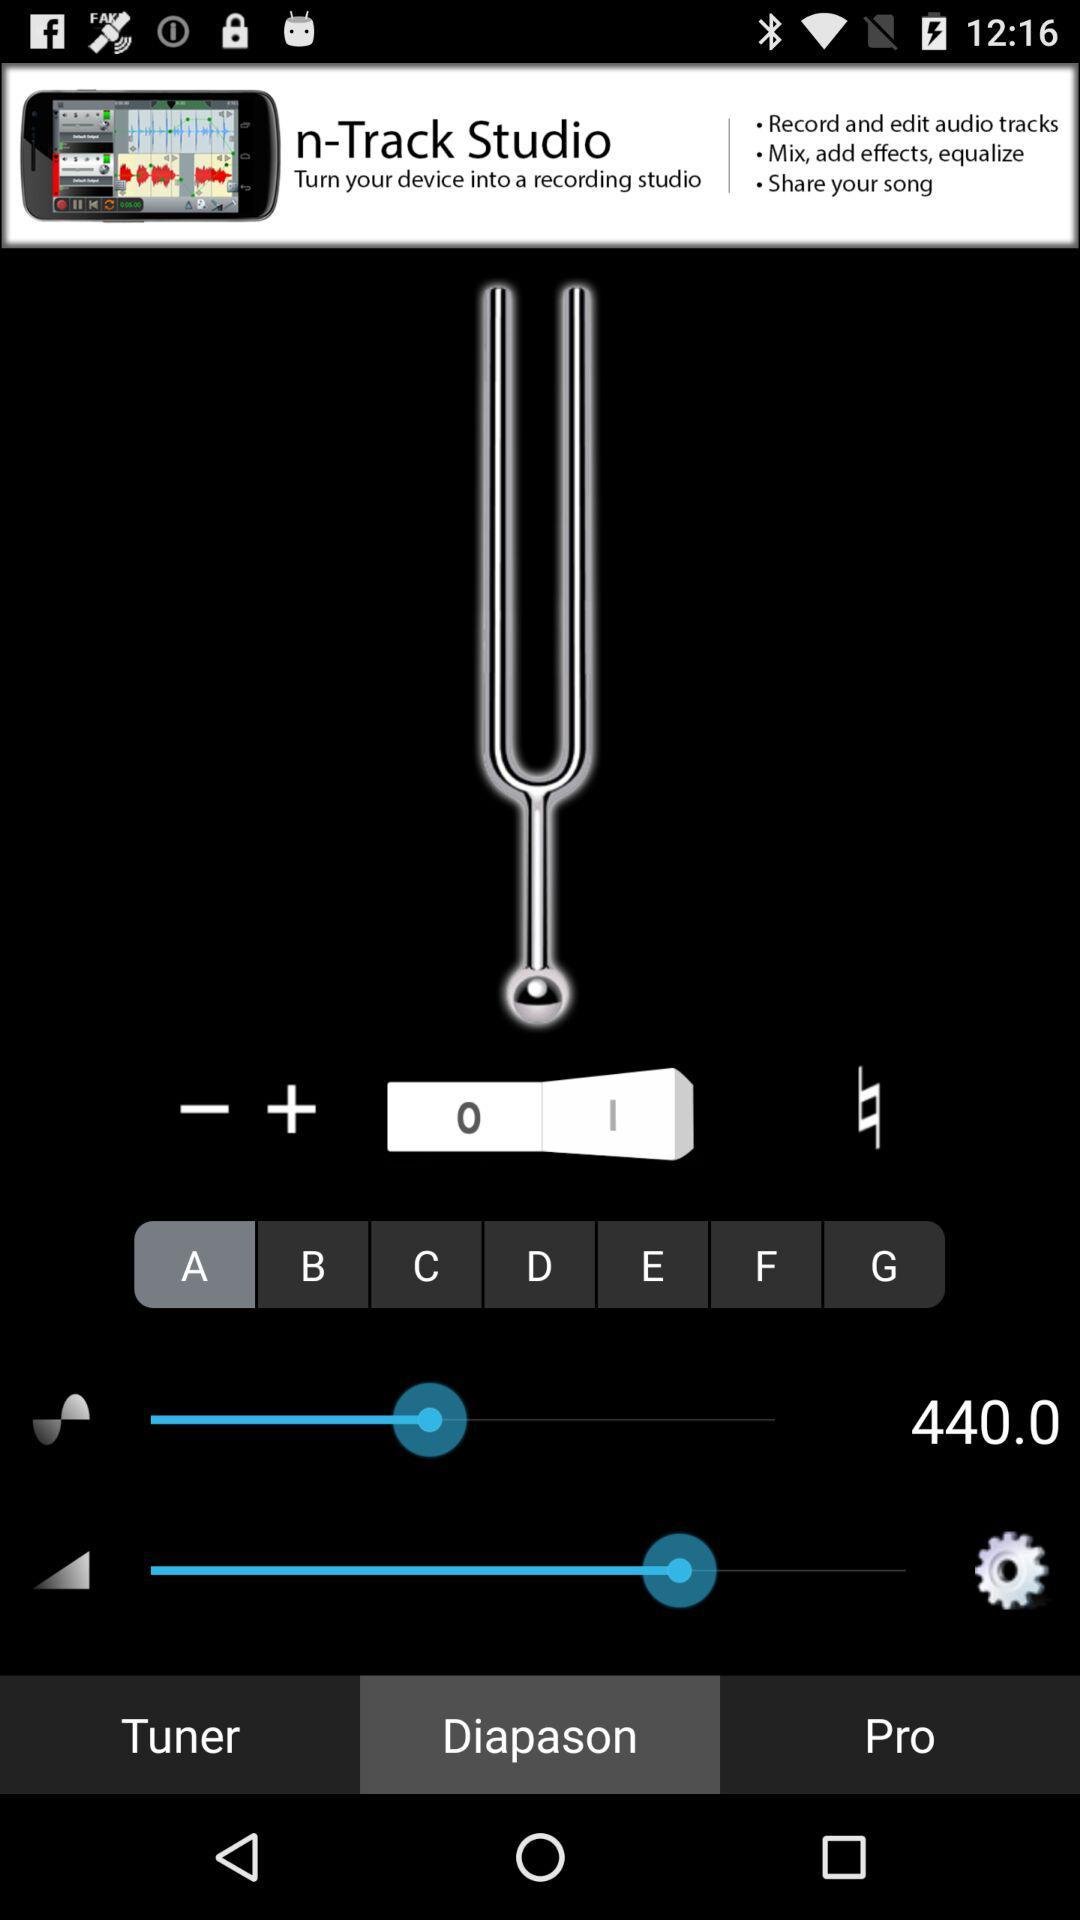  Describe the element at coordinates (765, 1263) in the screenshot. I see `f item` at that location.